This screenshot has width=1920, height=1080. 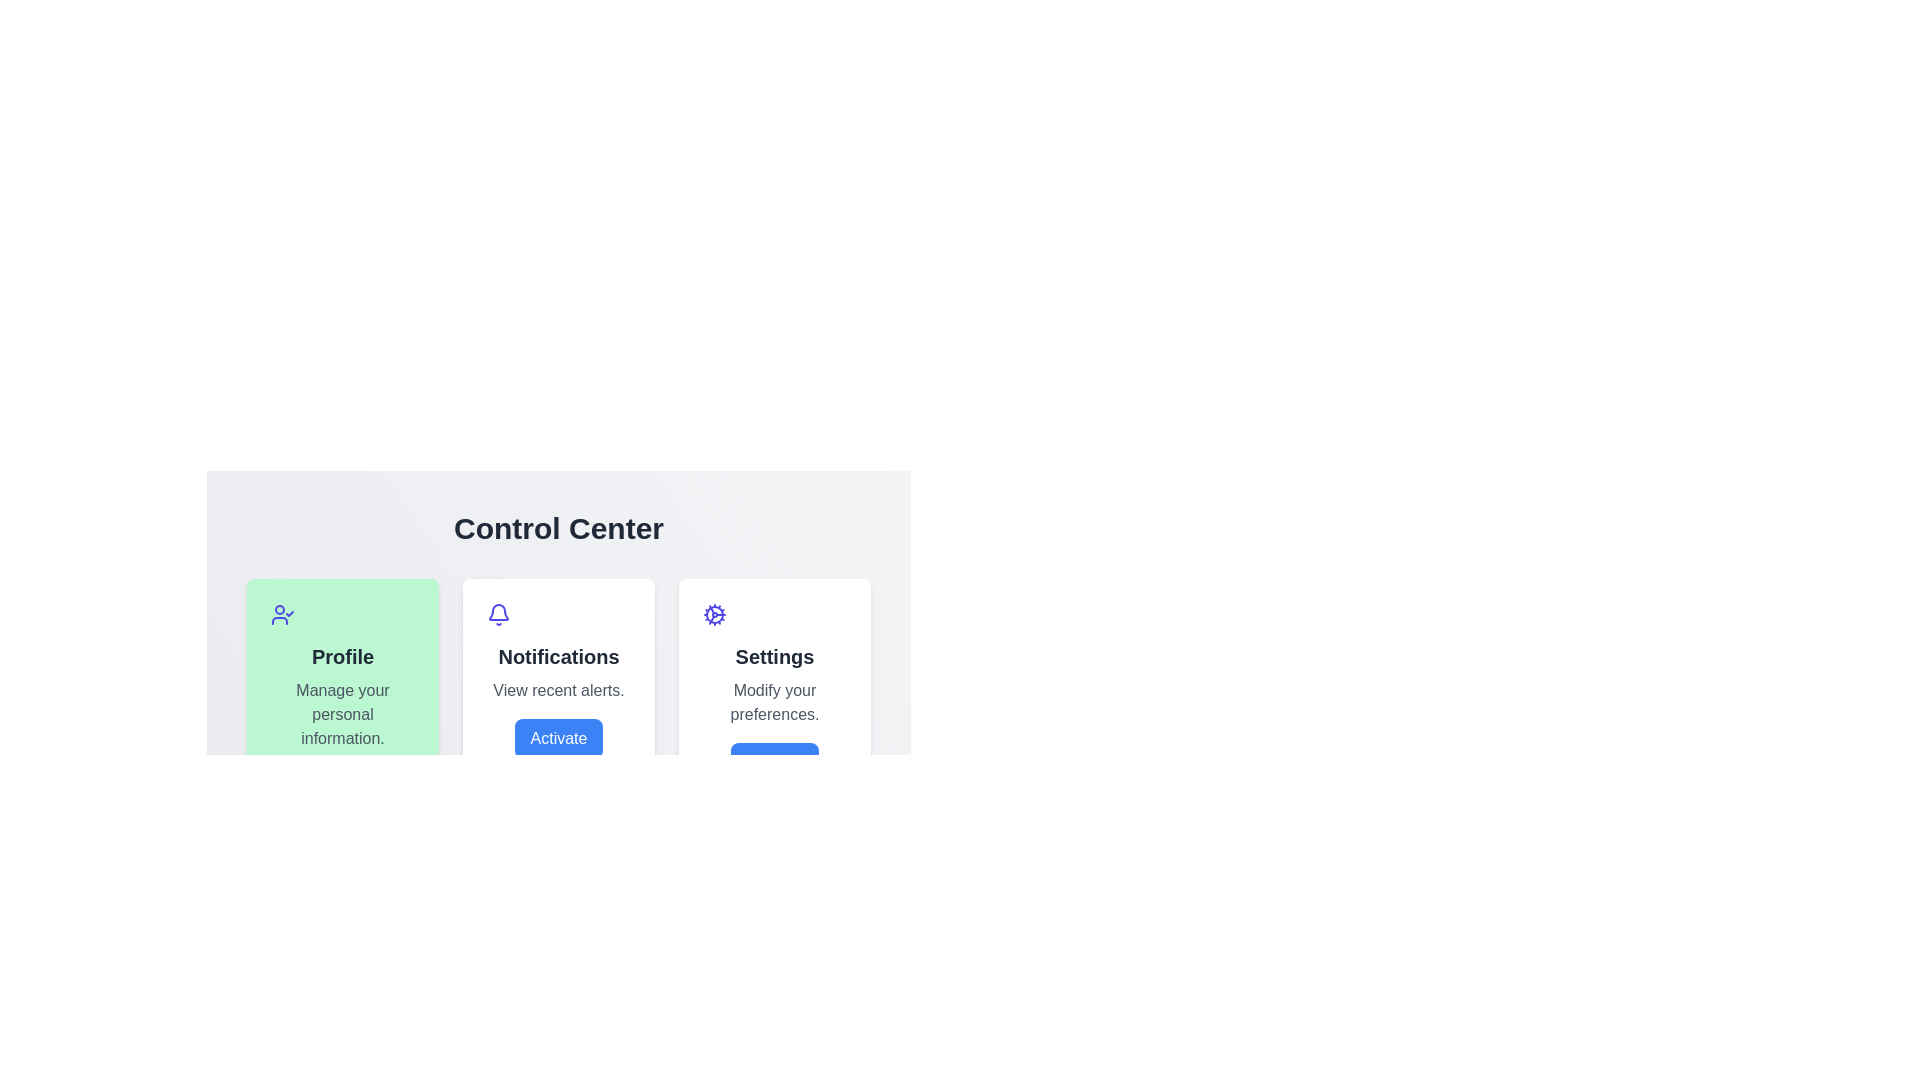 What do you see at coordinates (715, 613) in the screenshot?
I see `the vector graphic element of the cogwheel icon located in the 'Settings' card of the control center interface` at bounding box center [715, 613].